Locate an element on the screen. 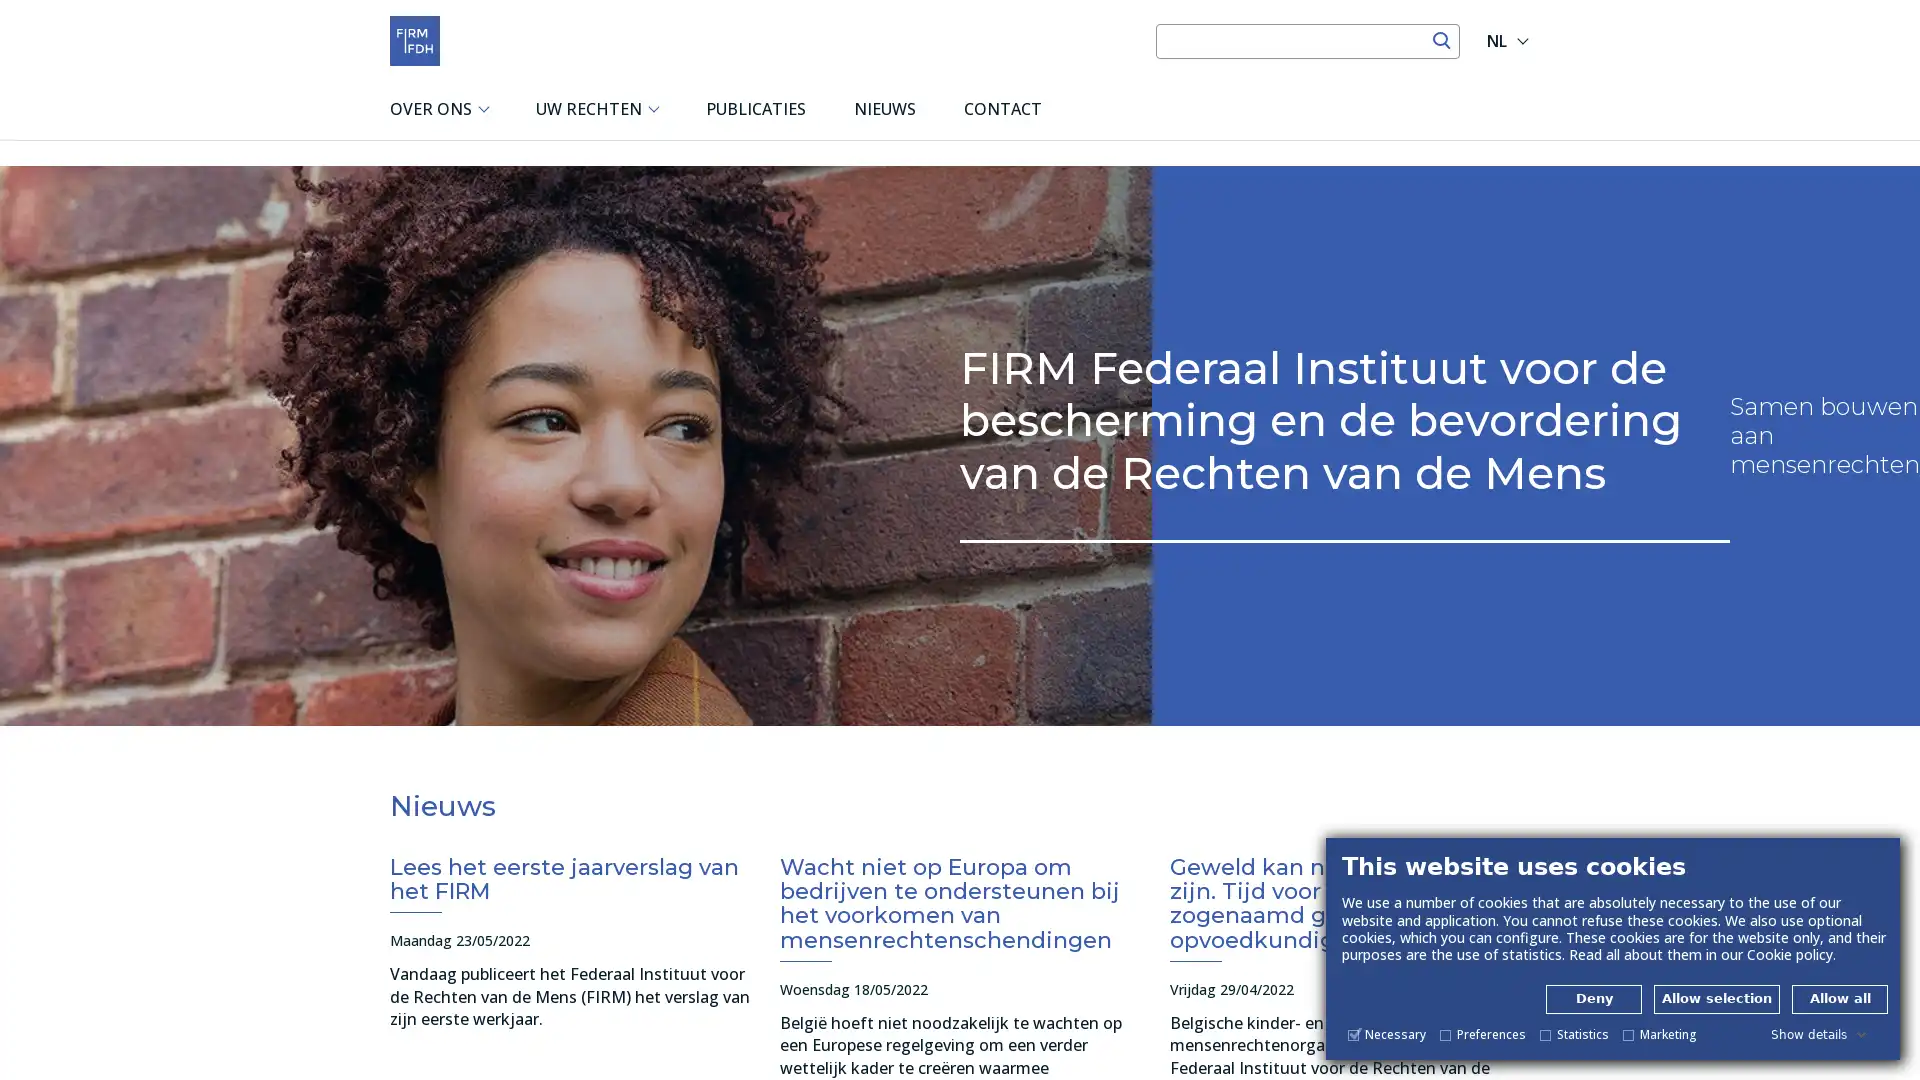 The height and width of the screenshot is (1080, 1920). Zoeken is located at coordinates (1442, 40).